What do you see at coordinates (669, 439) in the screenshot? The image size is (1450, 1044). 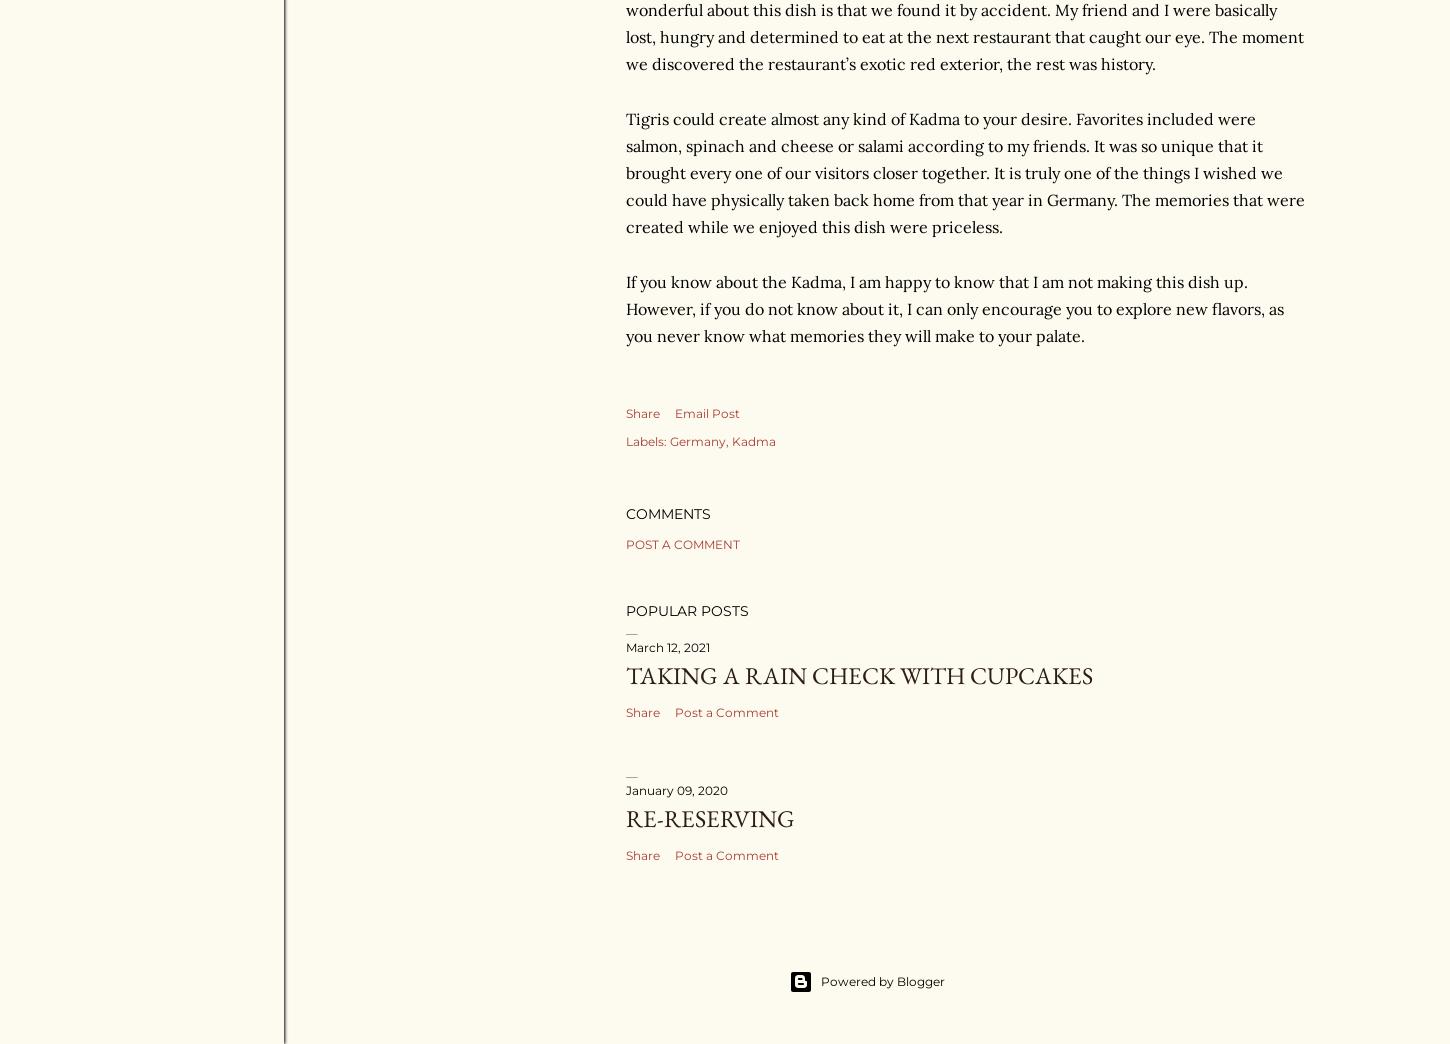 I see `'Germany'` at bounding box center [669, 439].